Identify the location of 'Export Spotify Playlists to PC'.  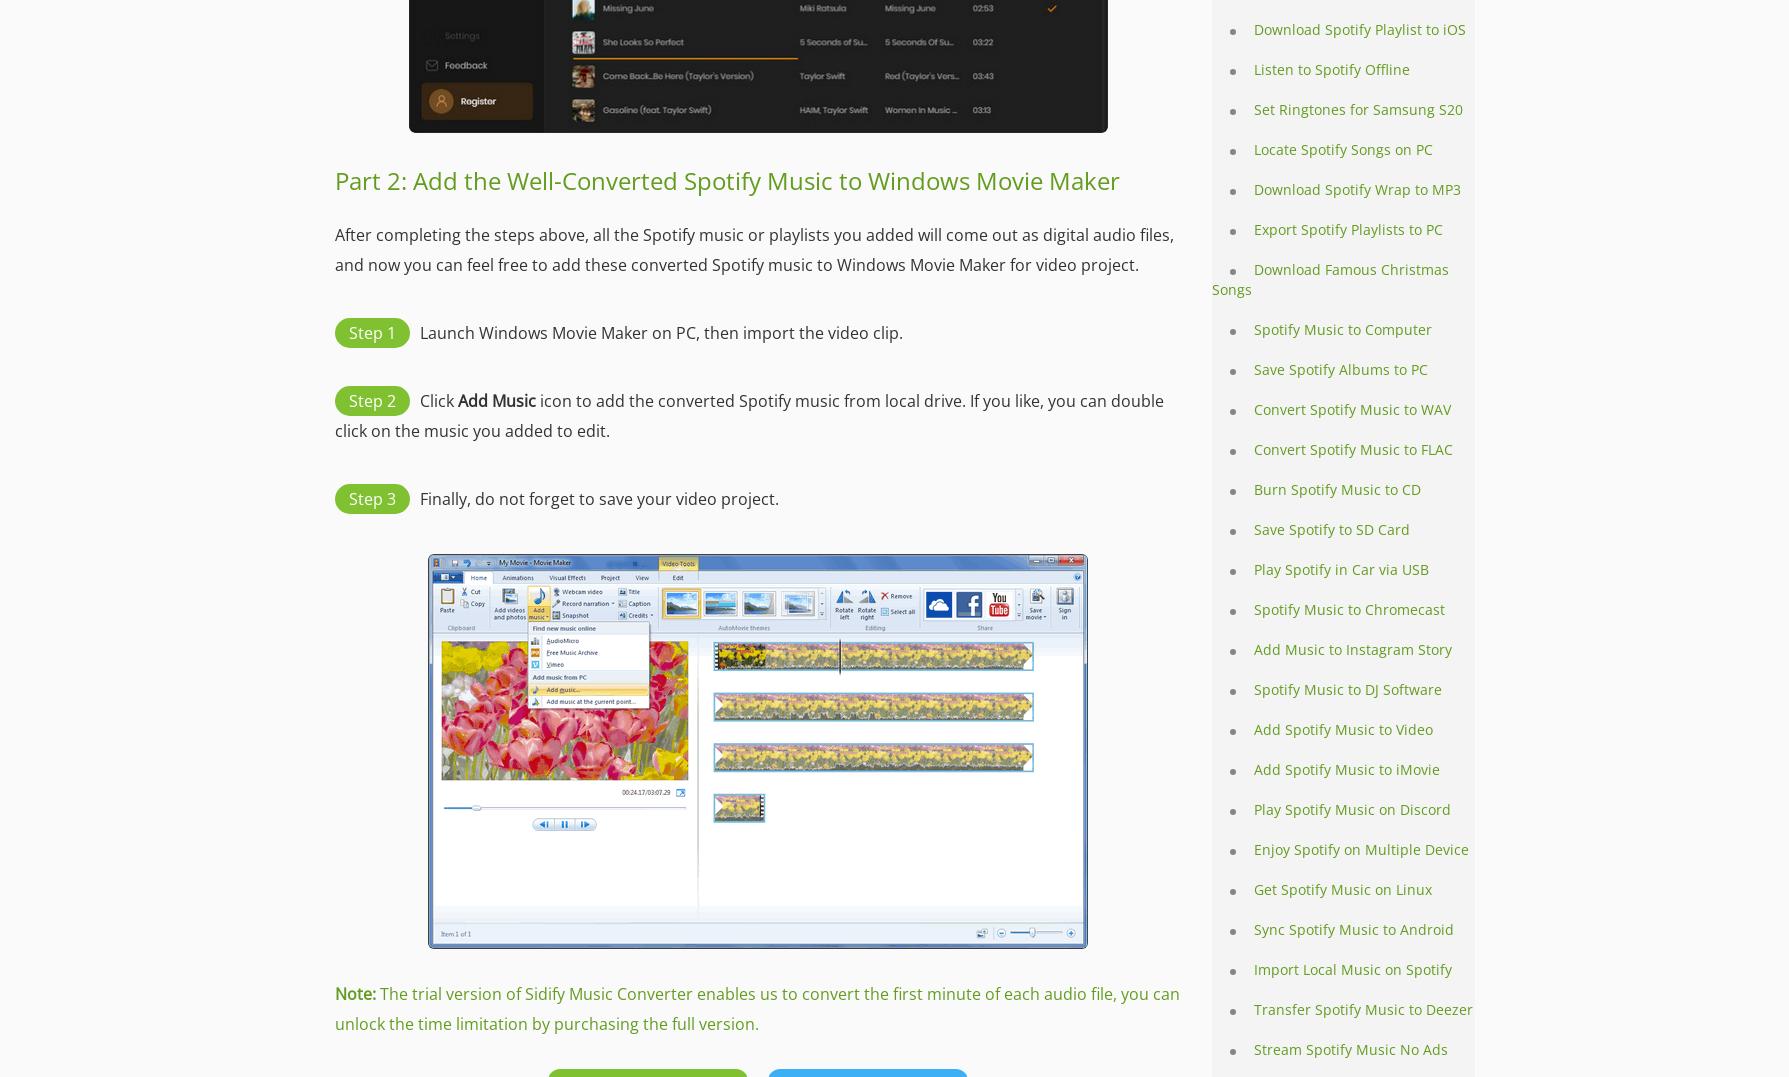
(1254, 229).